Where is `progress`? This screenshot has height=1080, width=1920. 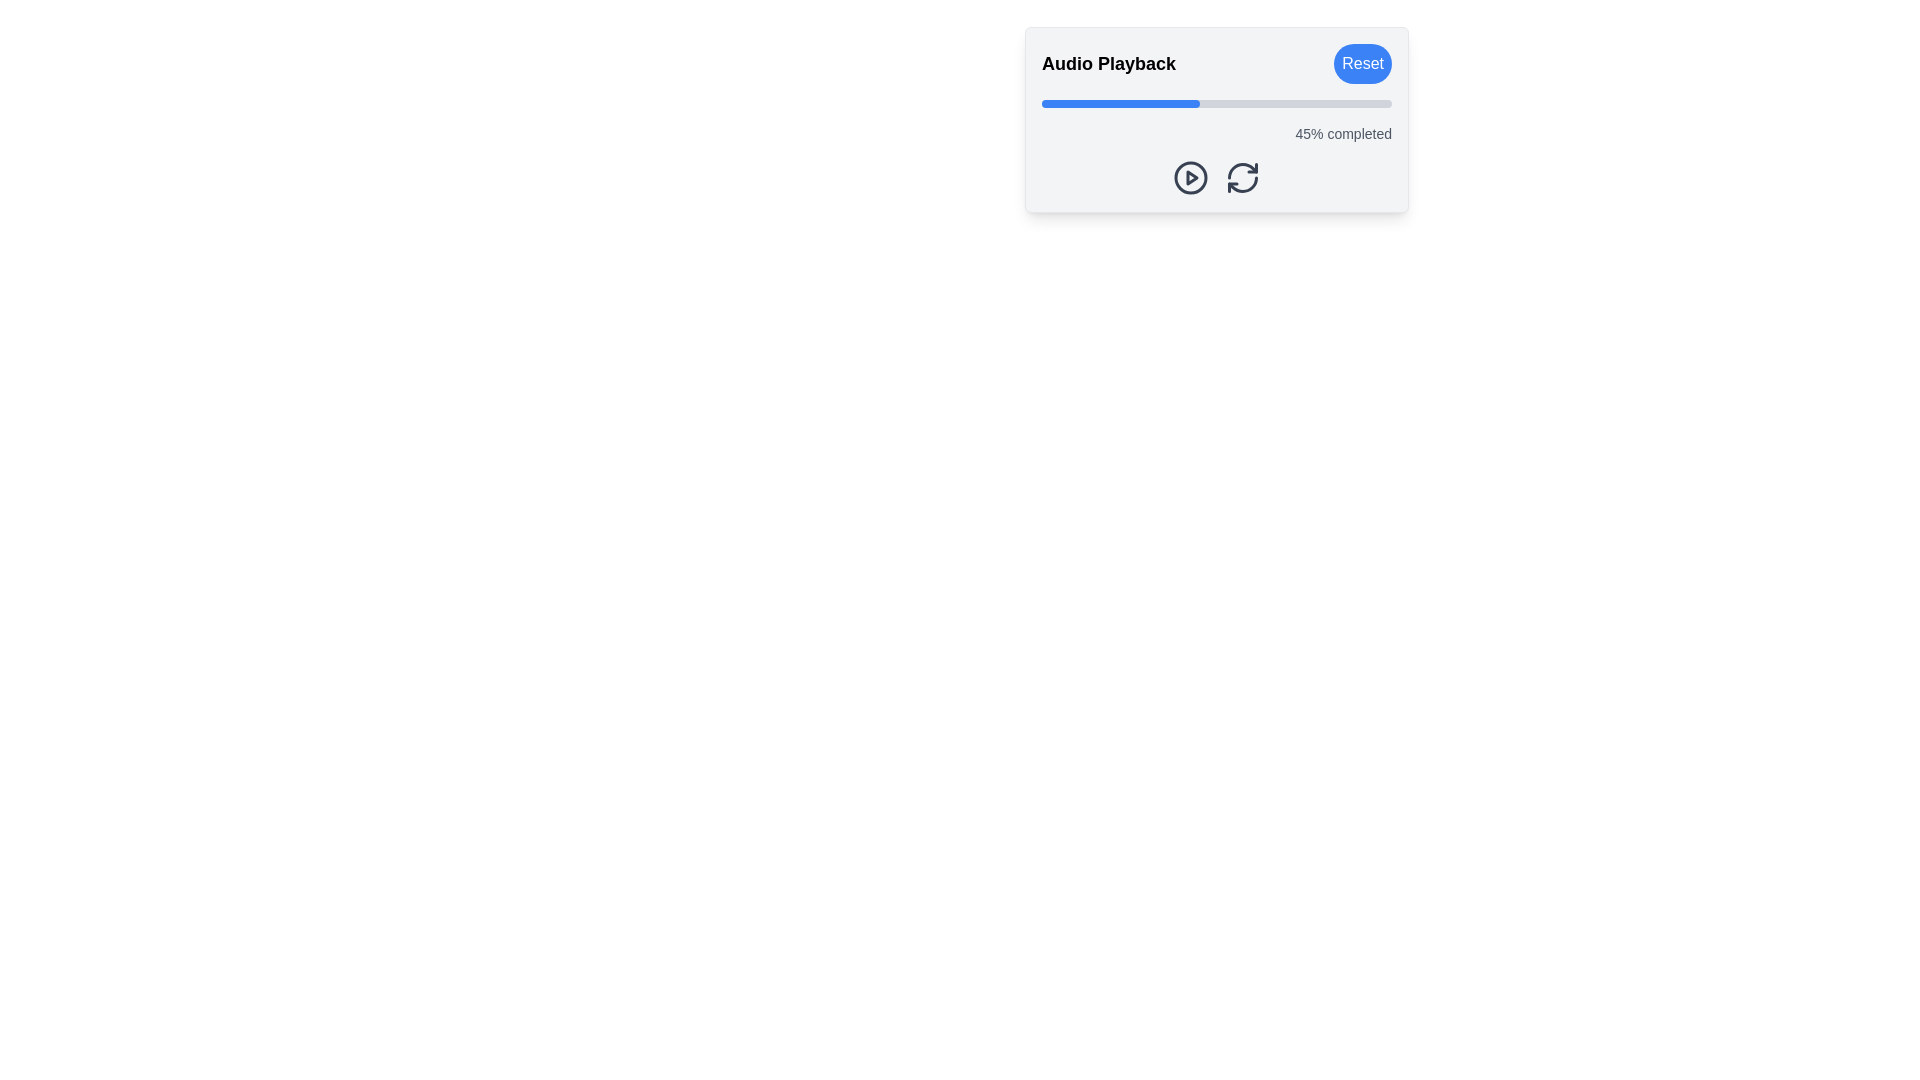
progress is located at coordinates (1079, 104).